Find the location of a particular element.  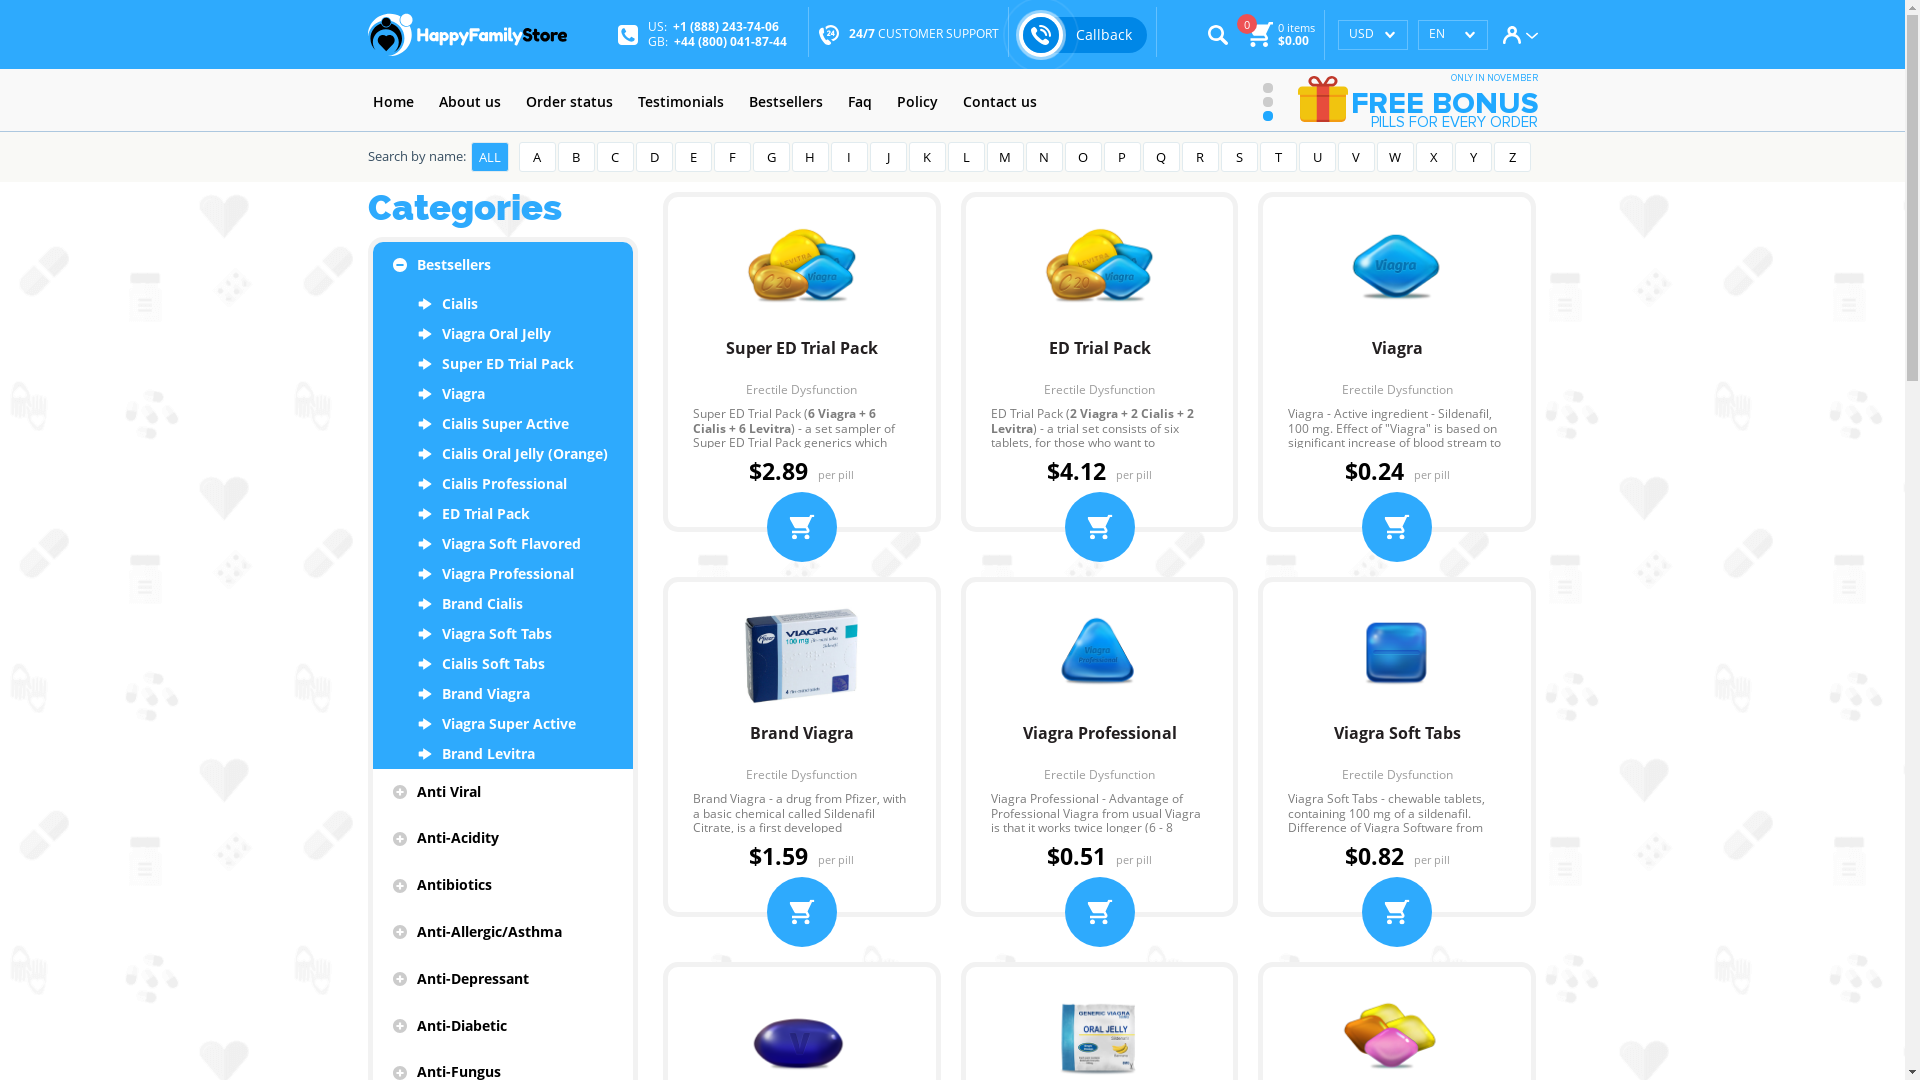

'Cialis Soft Tabs' is located at coordinates (502, 663).